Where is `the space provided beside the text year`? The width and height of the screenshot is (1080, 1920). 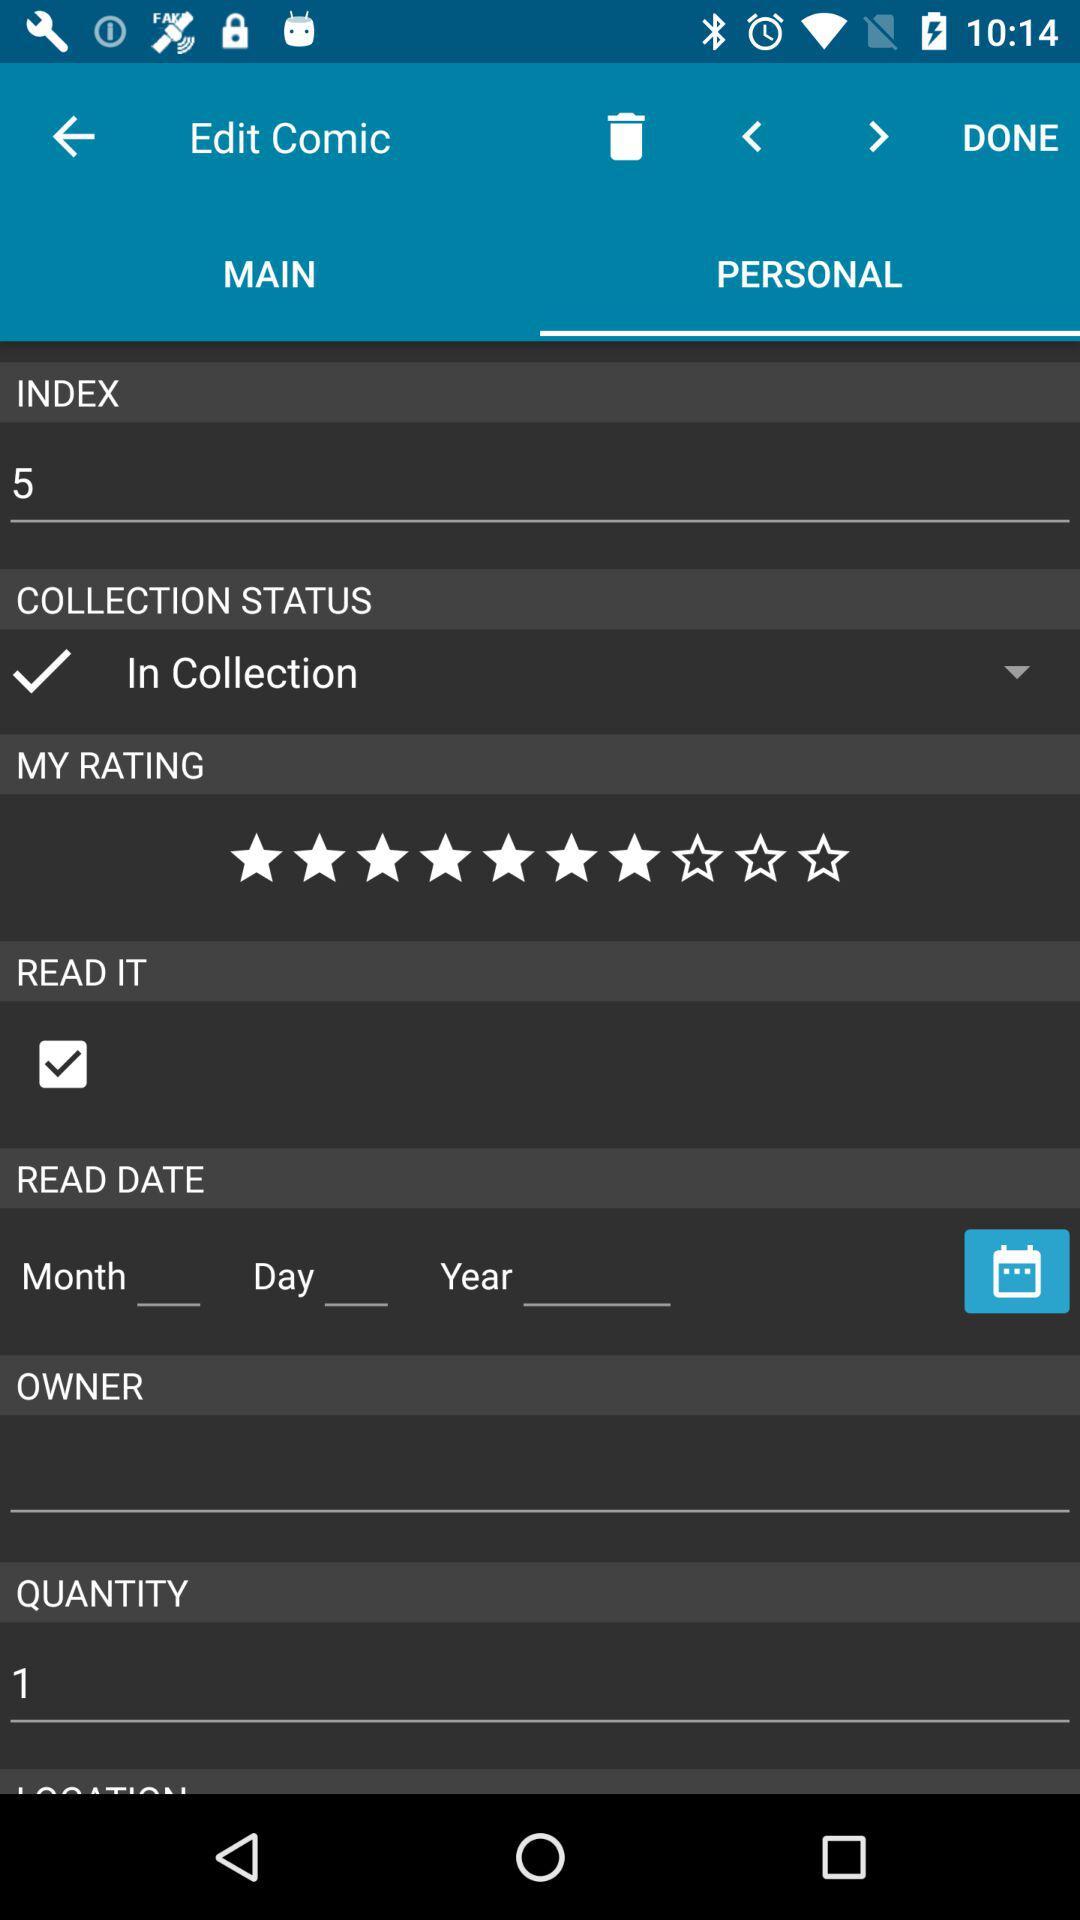
the space provided beside the text year is located at coordinates (596, 1266).